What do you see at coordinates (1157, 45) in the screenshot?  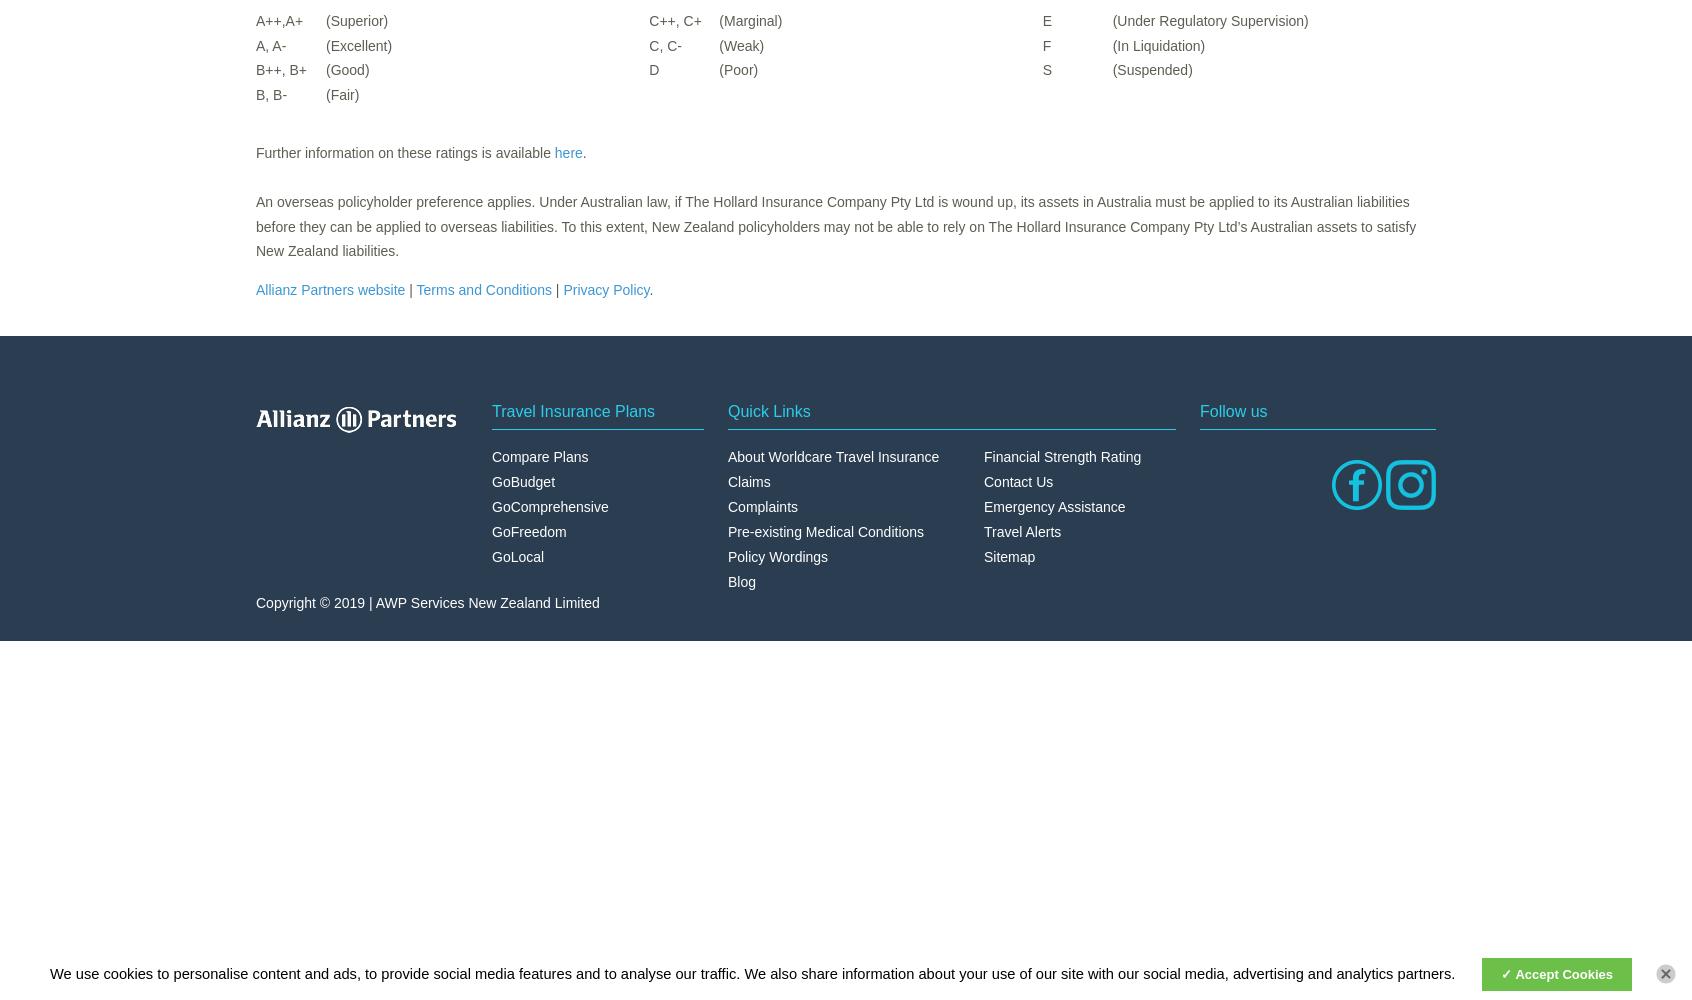 I see `'(In Liquidation)'` at bounding box center [1157, 45].